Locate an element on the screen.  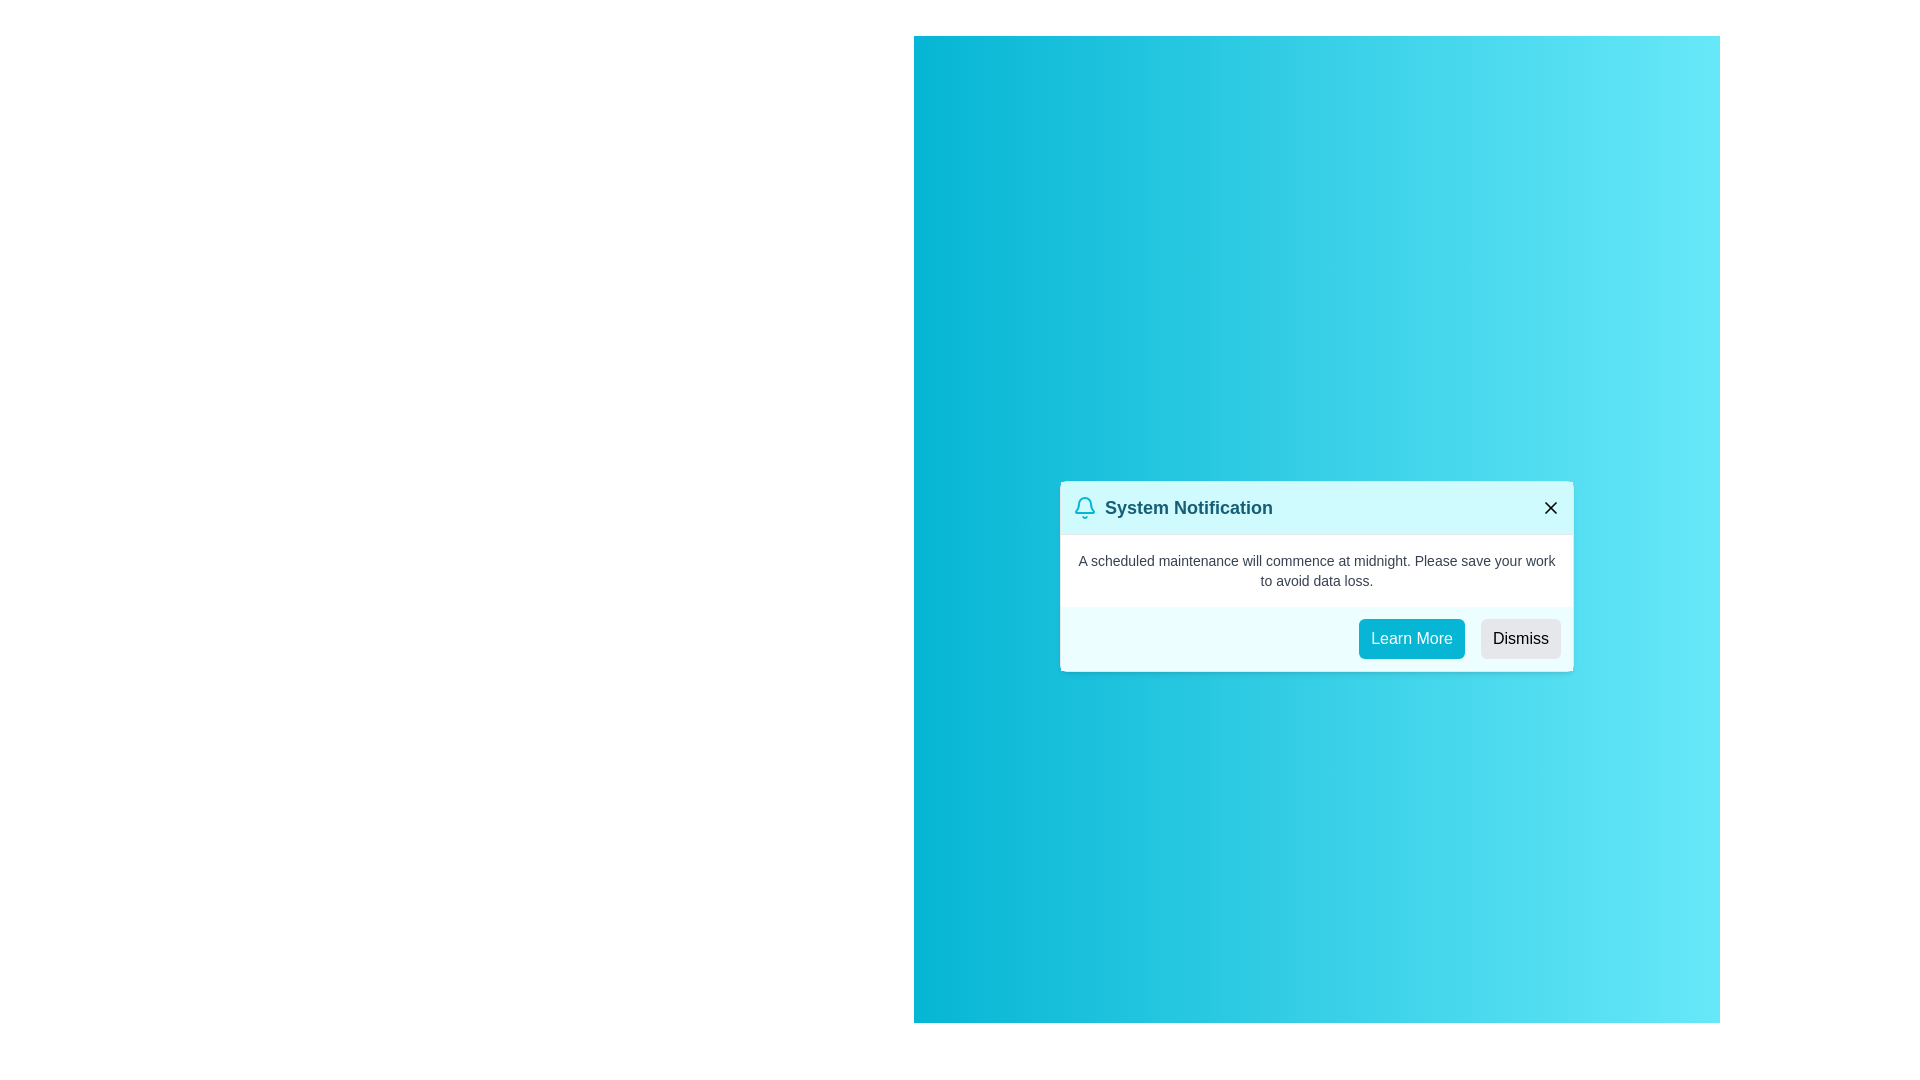
the 'Dismiss' button with a light gray background located in the bottom-right corner of the notification modal to observe the hover effect is located at coordinates (1520, 638).